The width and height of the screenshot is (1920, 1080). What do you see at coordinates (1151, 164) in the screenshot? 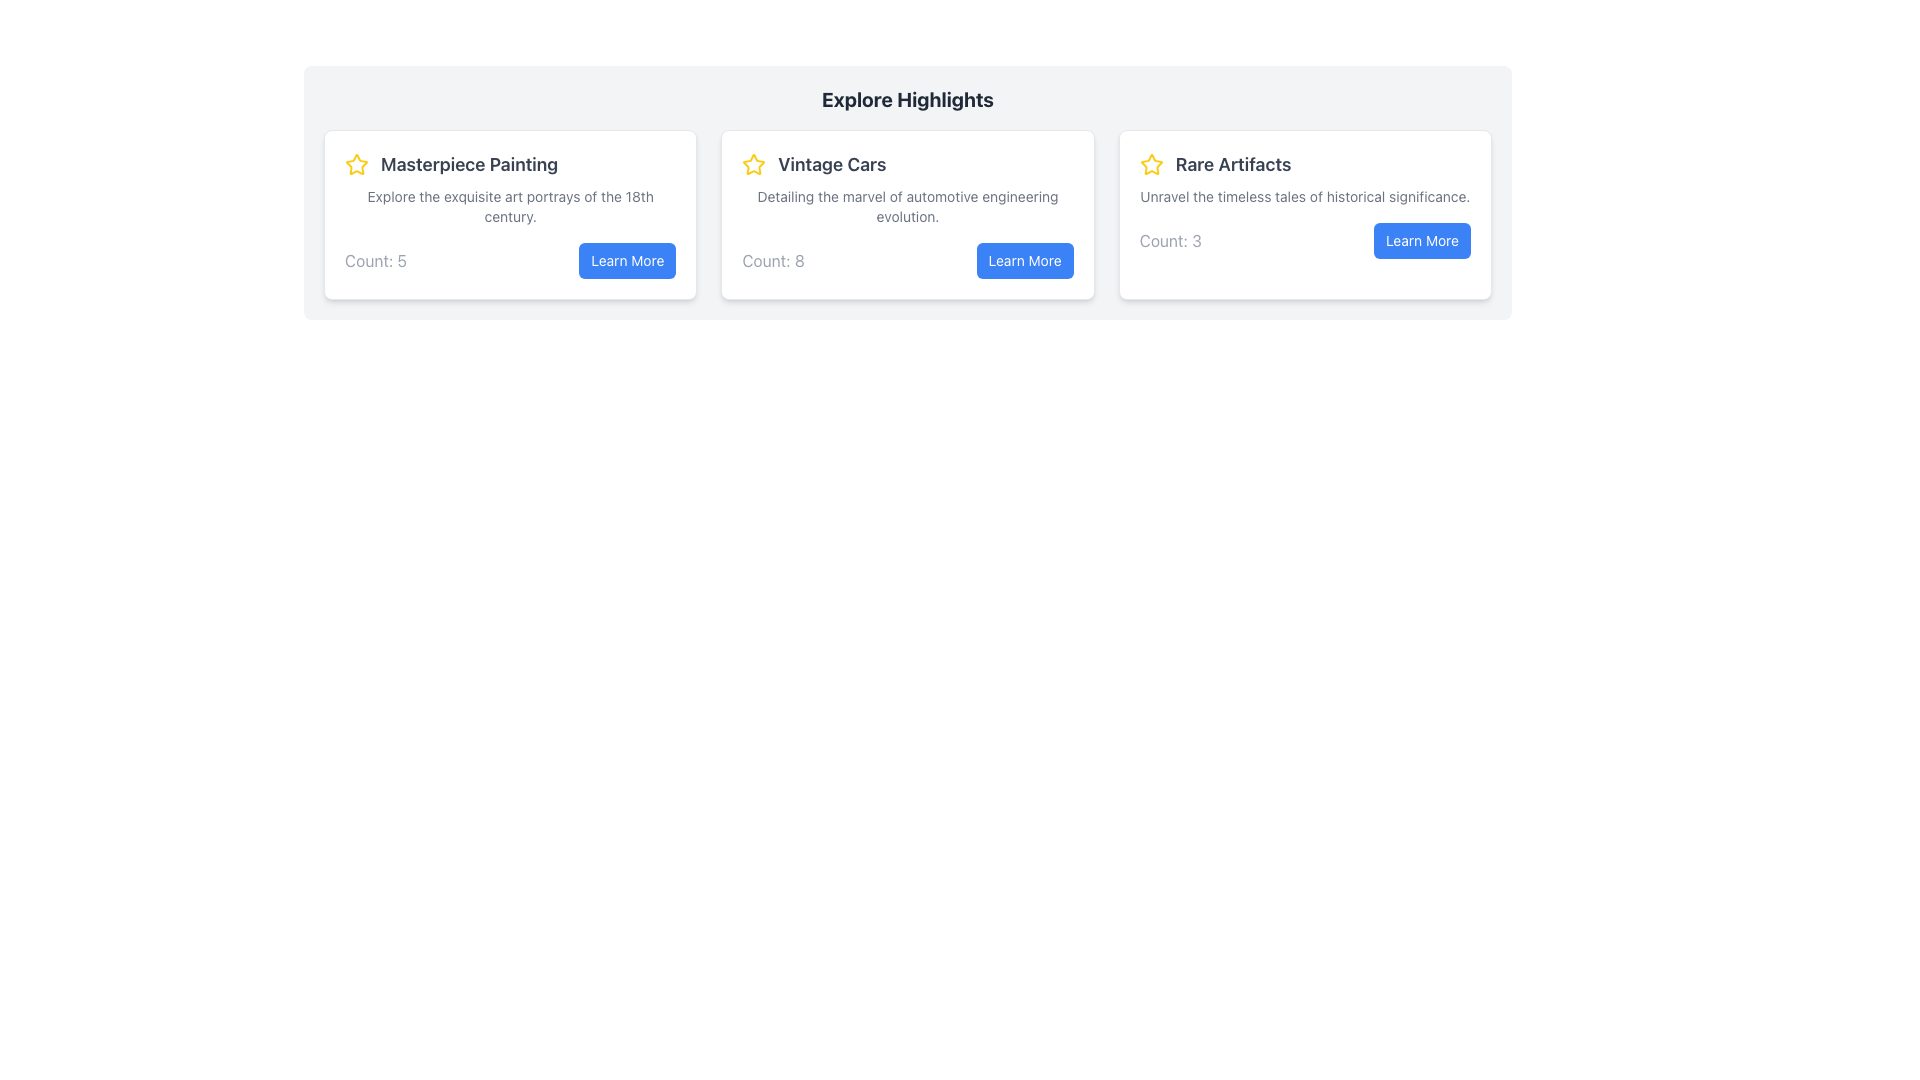
I see `the star-shaped icon with a yellow fill and rounded border, located to the left of the text 'Rare Artifacts' in the top-right corner of the 'Explore Highlights' section` at bounding box center [1151, 164].